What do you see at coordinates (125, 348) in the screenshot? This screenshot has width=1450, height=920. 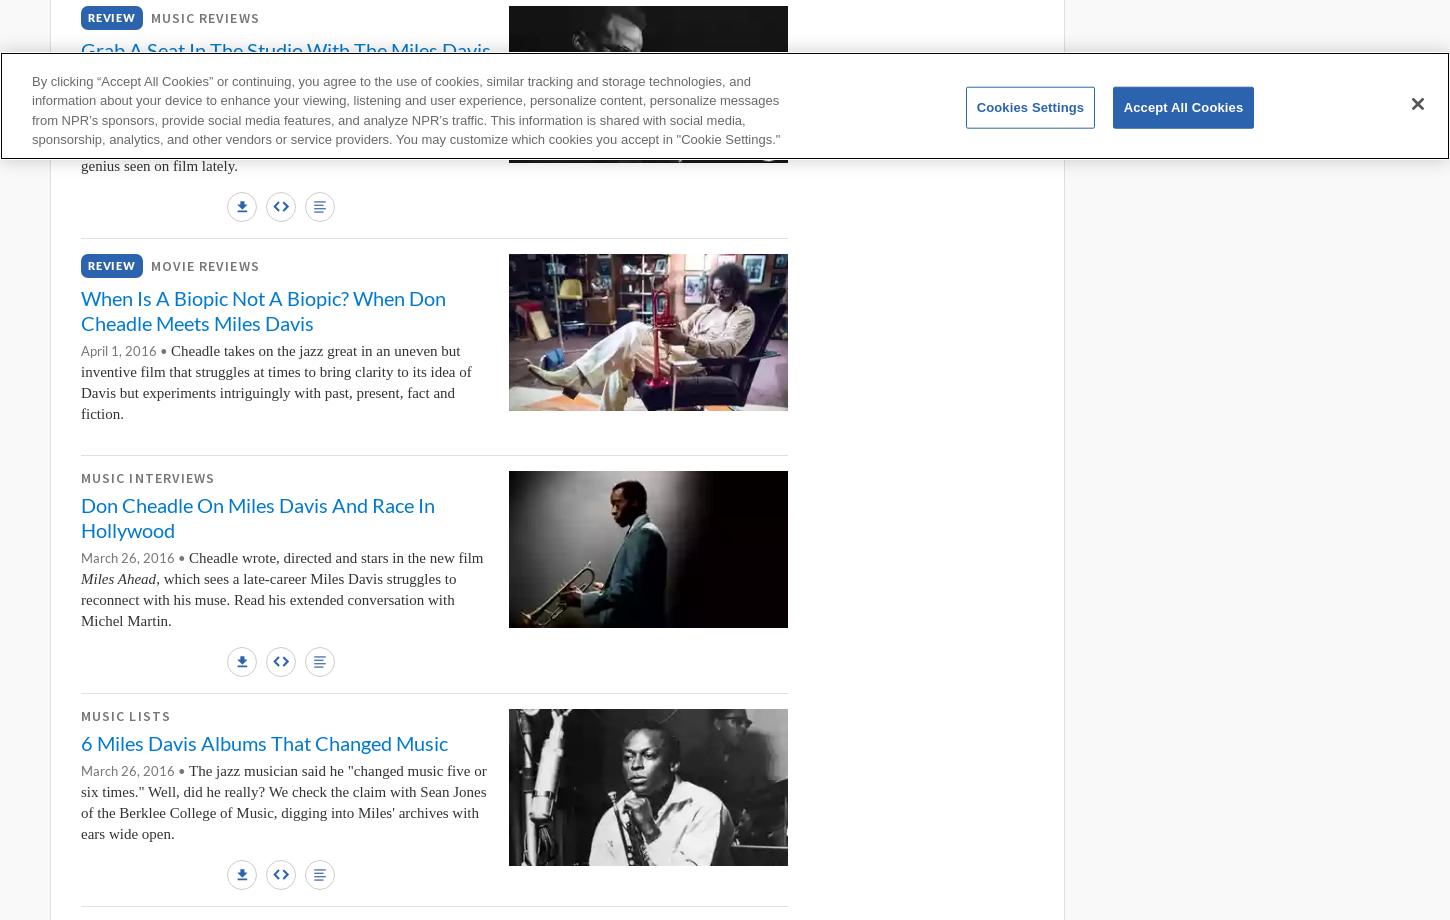 I see `'April 1, 2016 •'` at bounding box center [125, 348].